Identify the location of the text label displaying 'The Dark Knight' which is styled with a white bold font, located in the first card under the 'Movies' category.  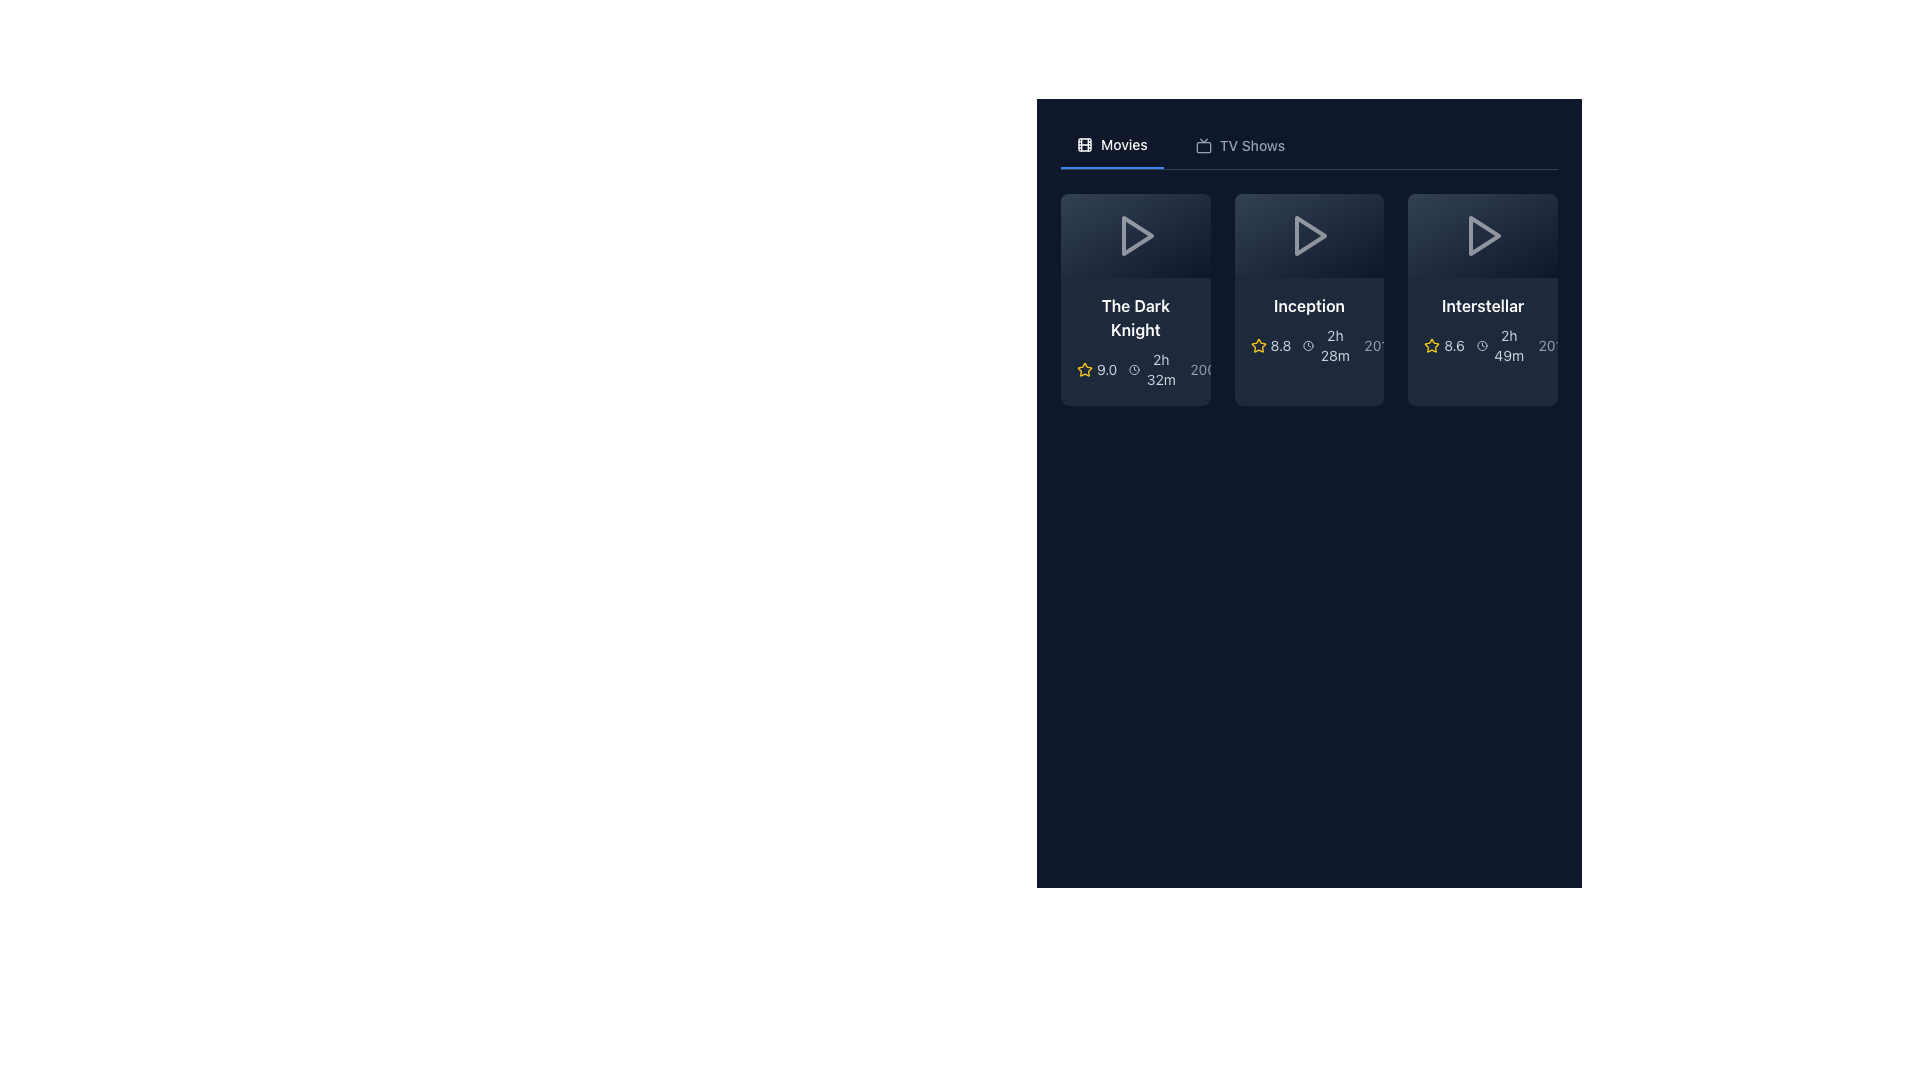
(1135, 317).